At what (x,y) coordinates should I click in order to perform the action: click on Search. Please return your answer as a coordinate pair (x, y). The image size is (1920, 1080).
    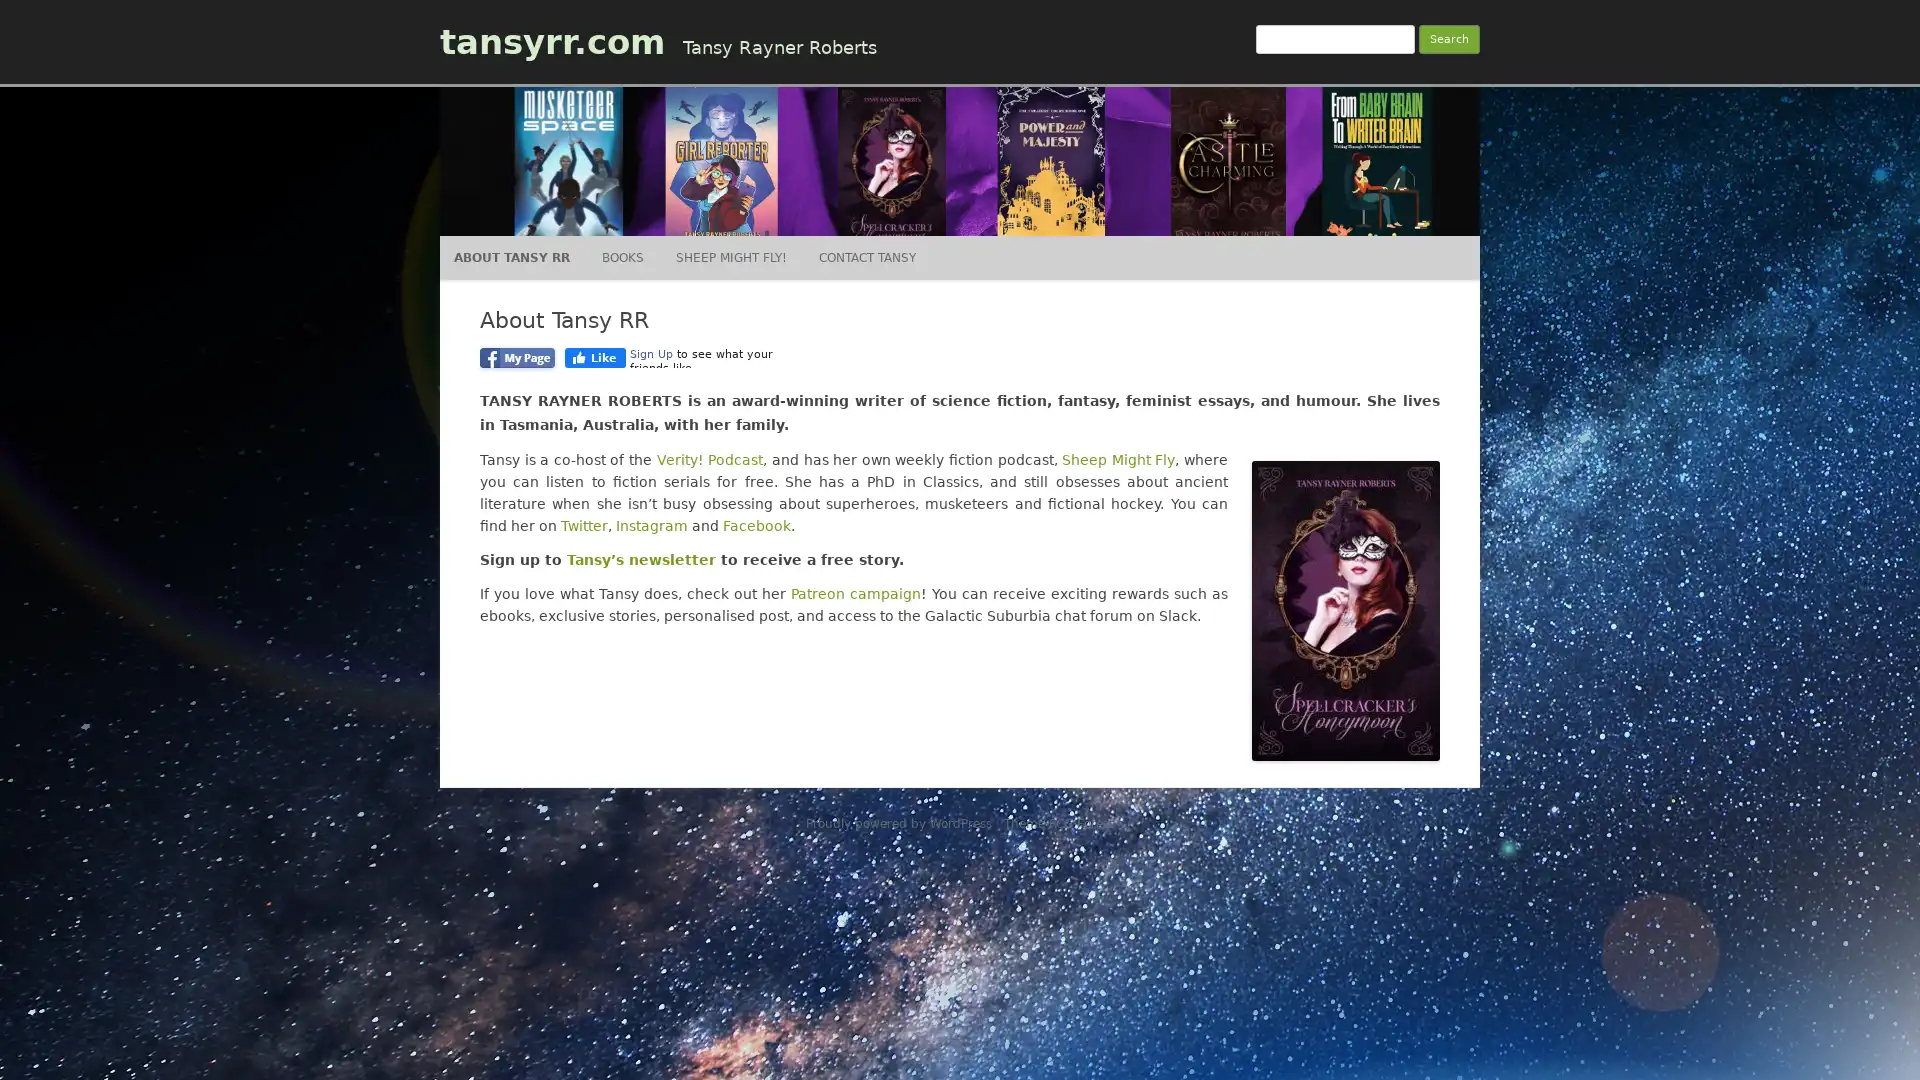
    Looking at the image, I should click on (1449, 39).